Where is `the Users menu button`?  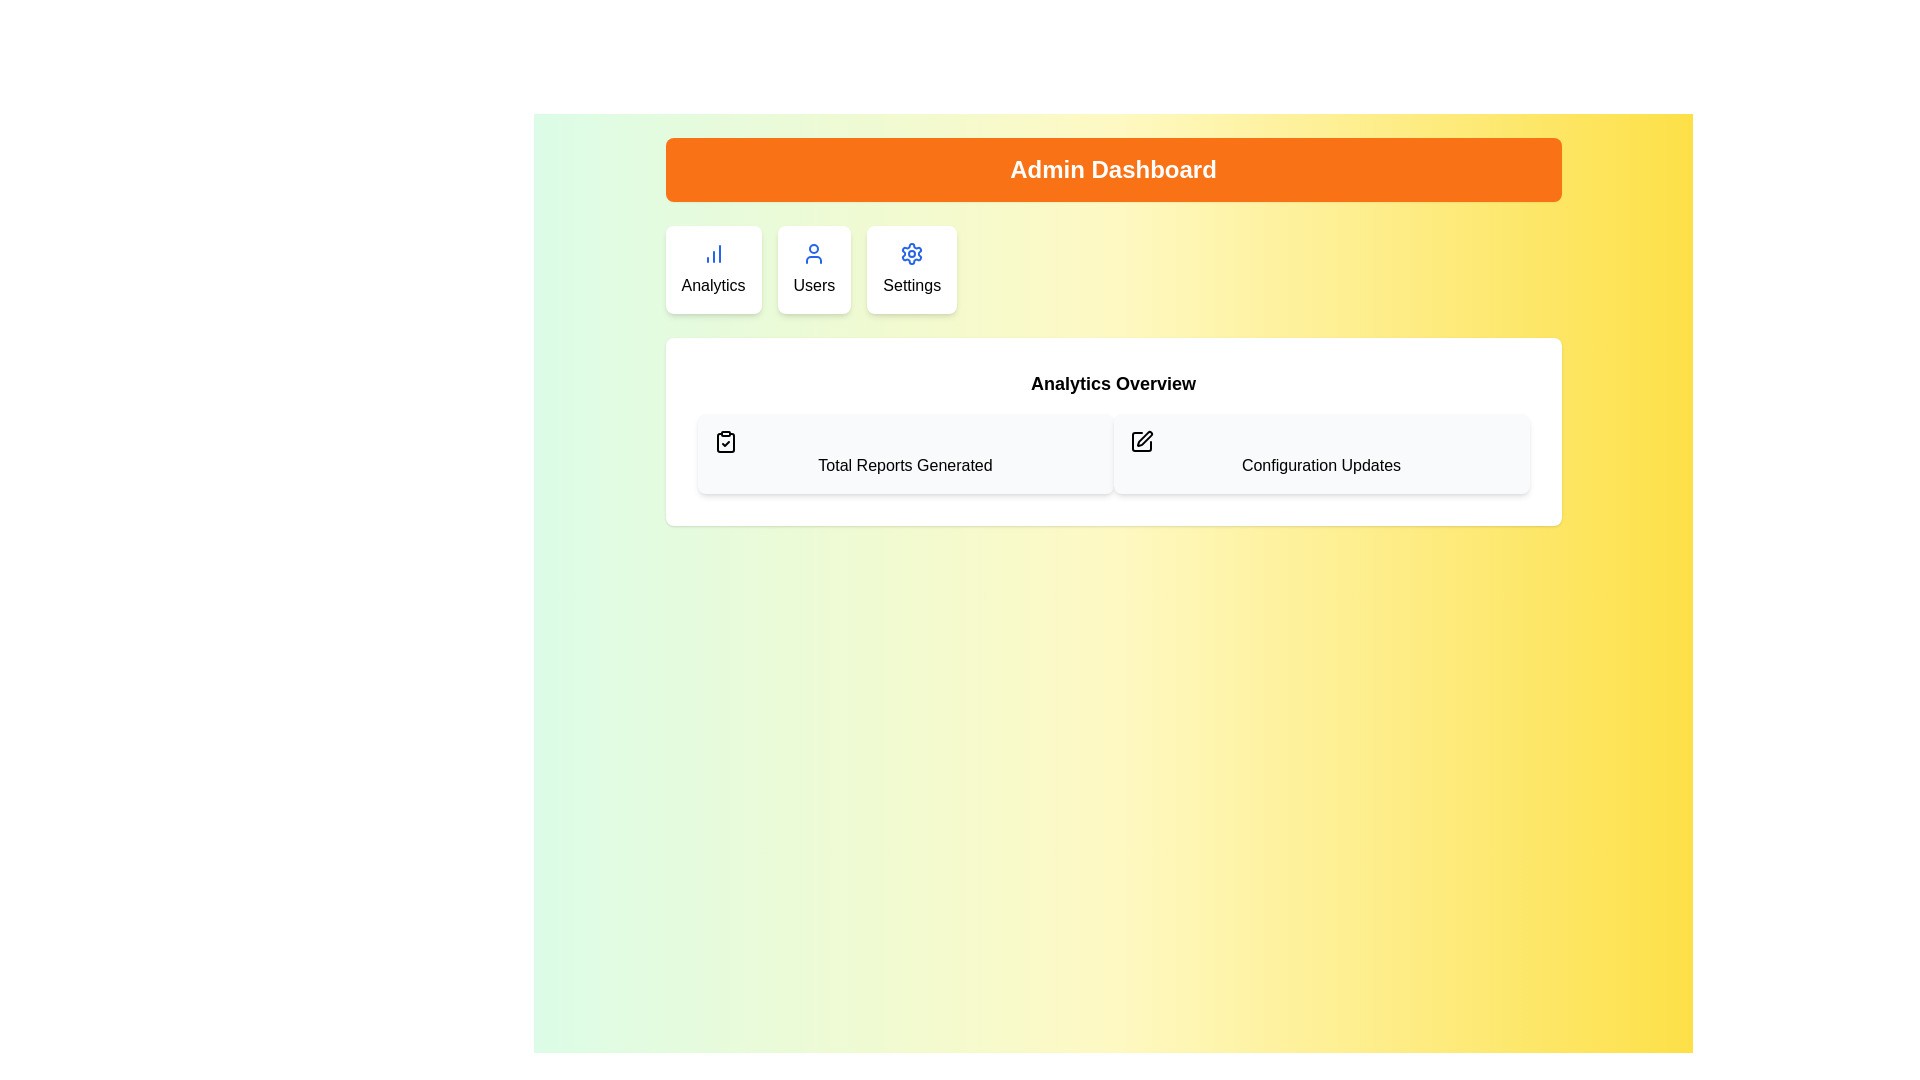
the Users menu button is located at coordinates (814, 270).